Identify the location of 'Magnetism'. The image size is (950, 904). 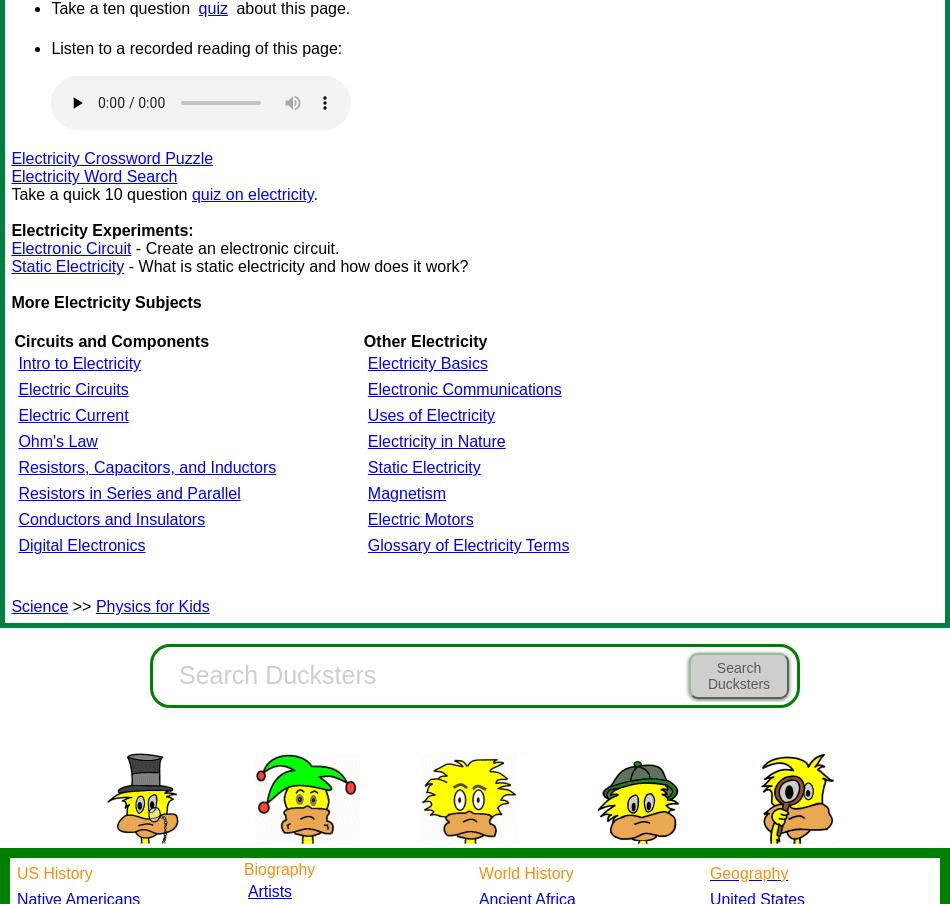
(405, 492).